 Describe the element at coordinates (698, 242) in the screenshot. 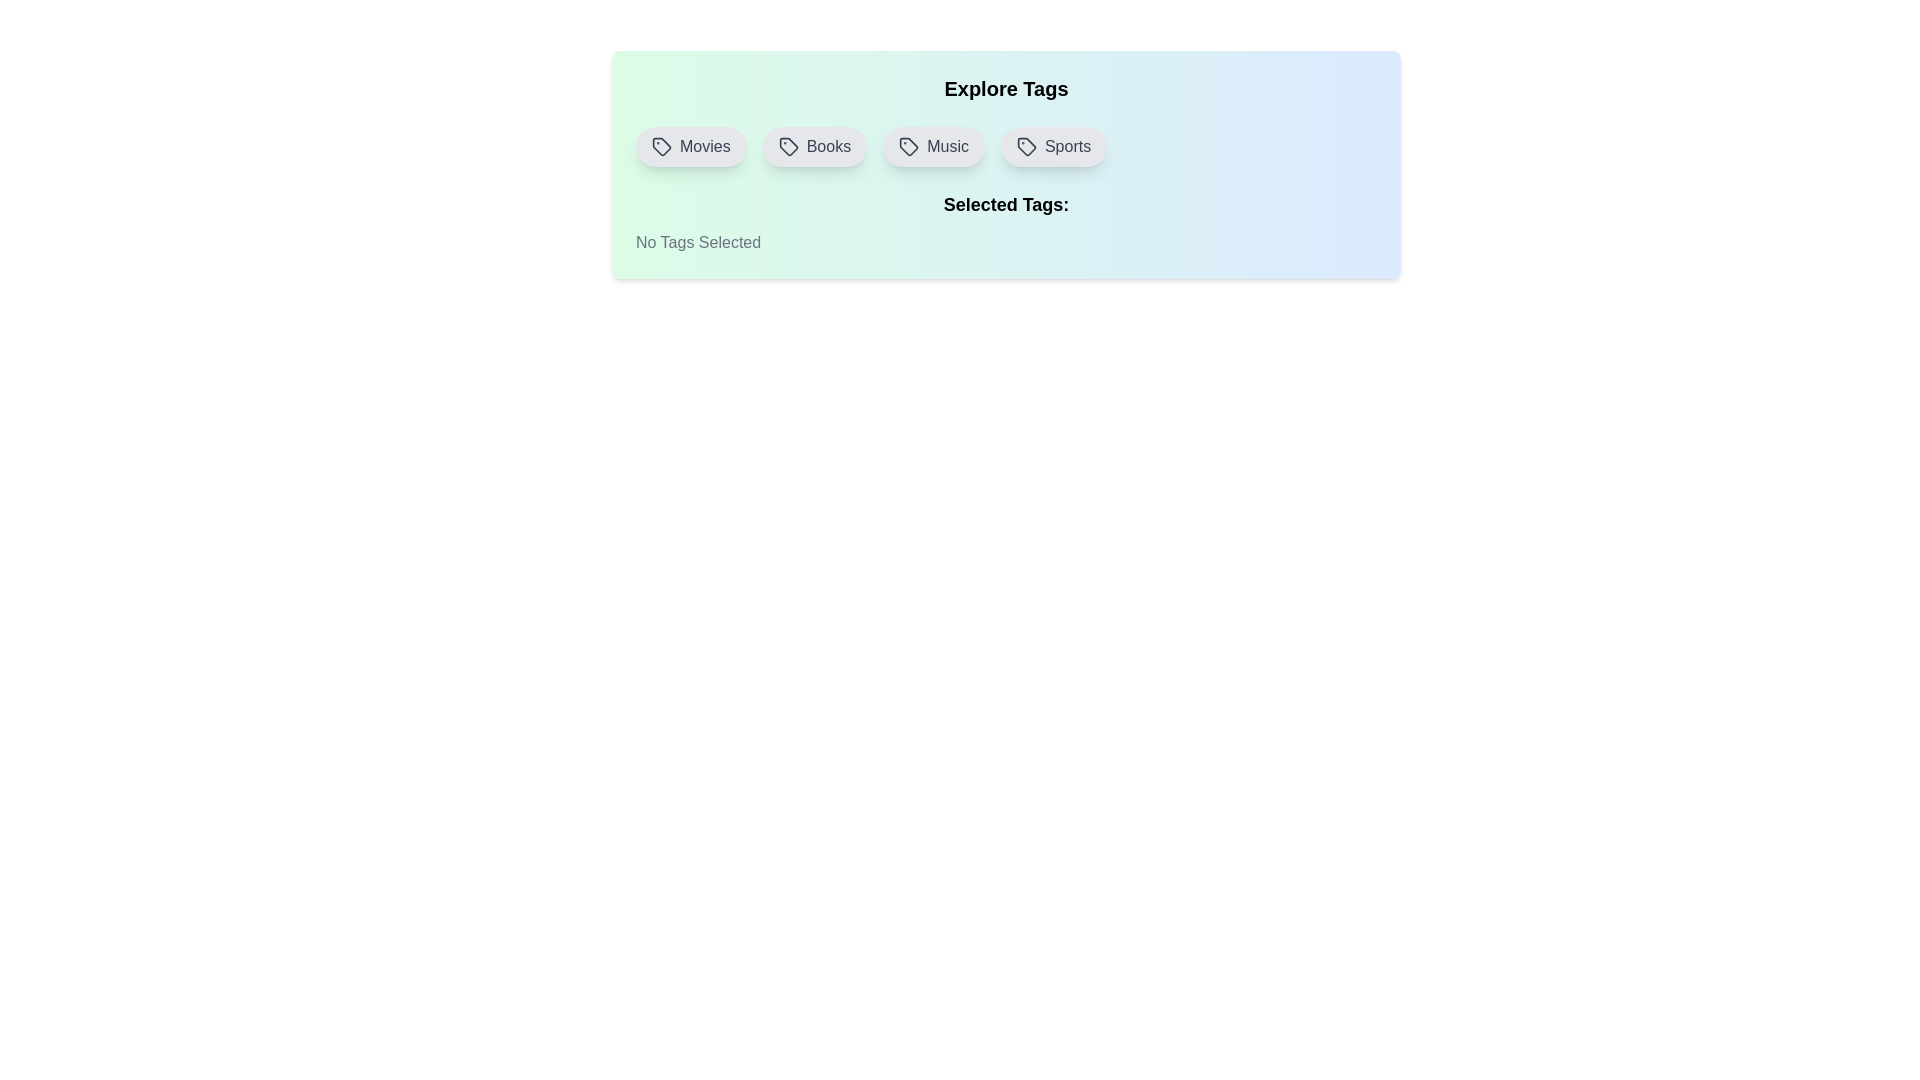

I see `the informational Text Label indicating that no tags have been selected yet, which is located at the leftmost part within the 'Selected Tags:' section` at that location.